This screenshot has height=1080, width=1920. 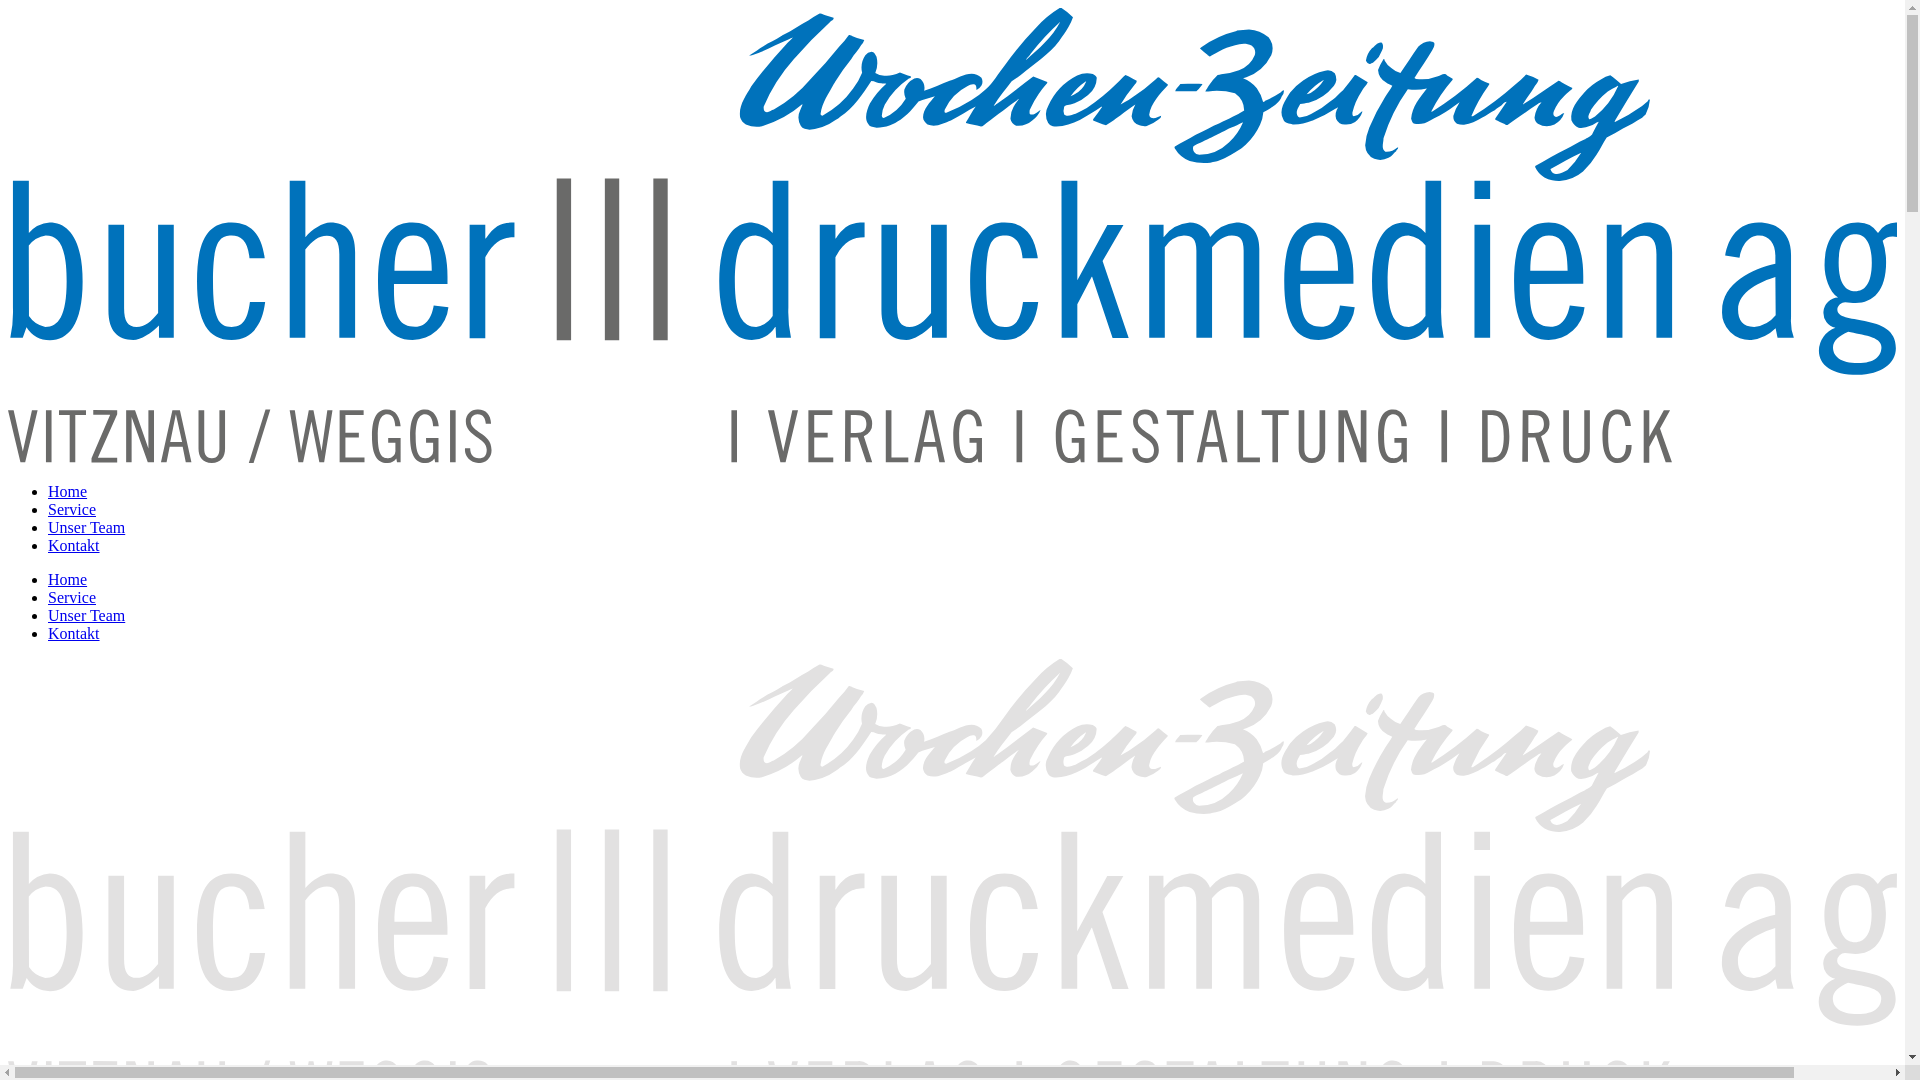 What do you see at coordinates (85, 614) in the screenshot?
I see `'Unser Team'` at bounding box center [85, 614].